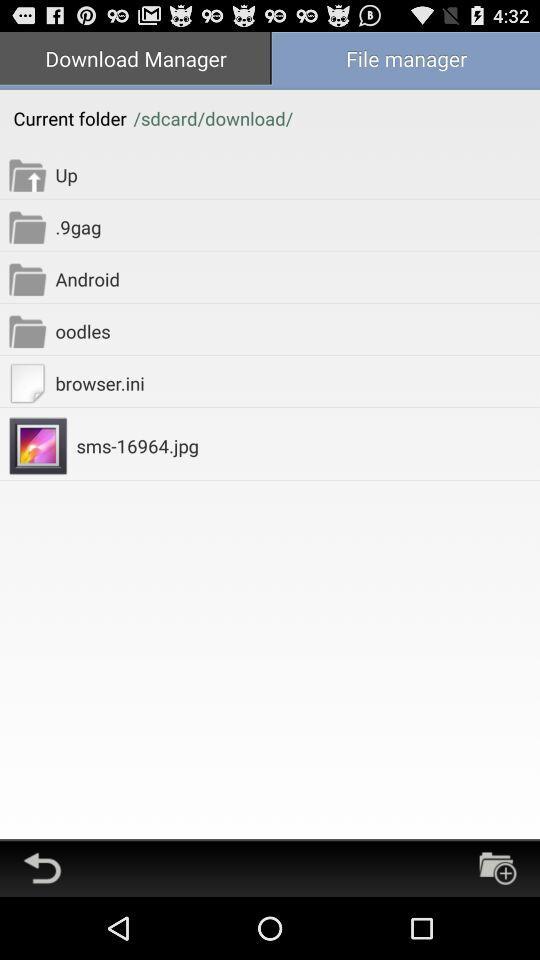 The image size is (540, 960). I want to click on file, so click(496, 867).